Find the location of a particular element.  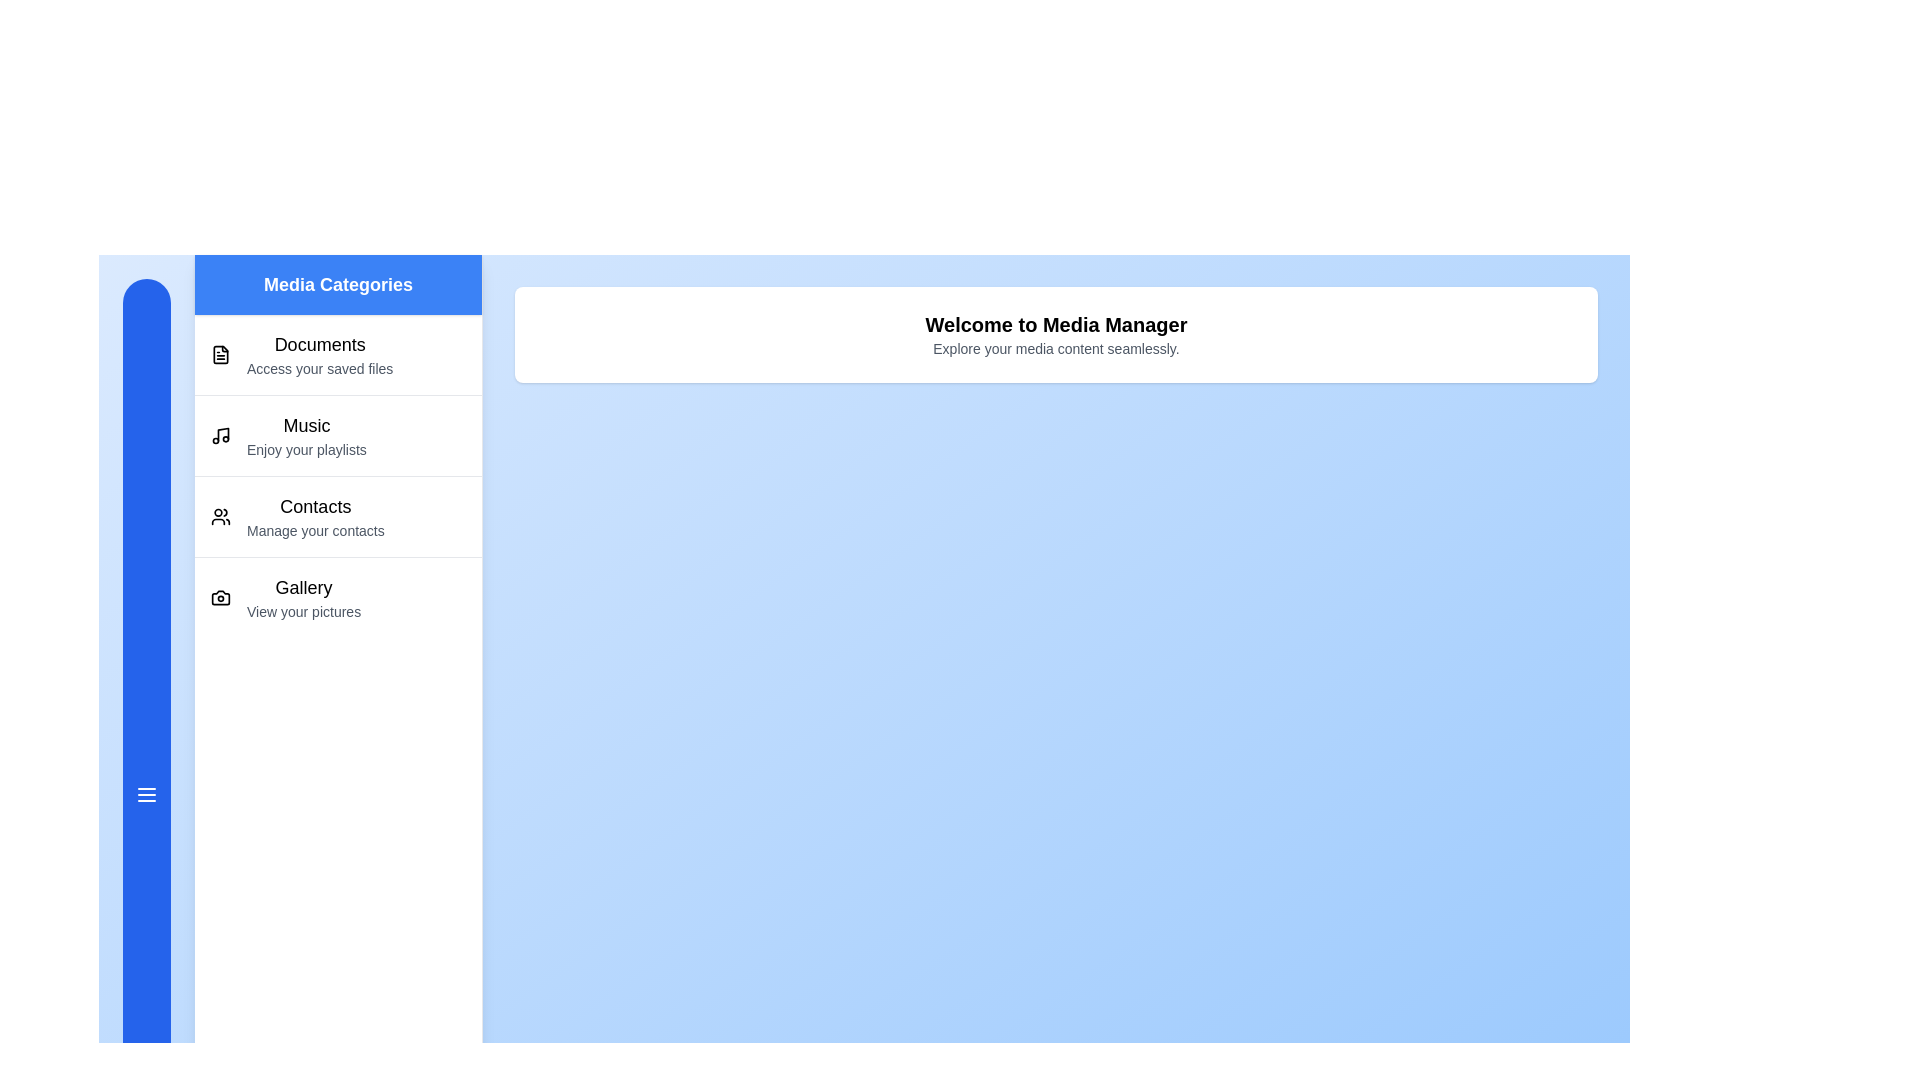

the category Music to explore its details is located at coordinates (338, 434).